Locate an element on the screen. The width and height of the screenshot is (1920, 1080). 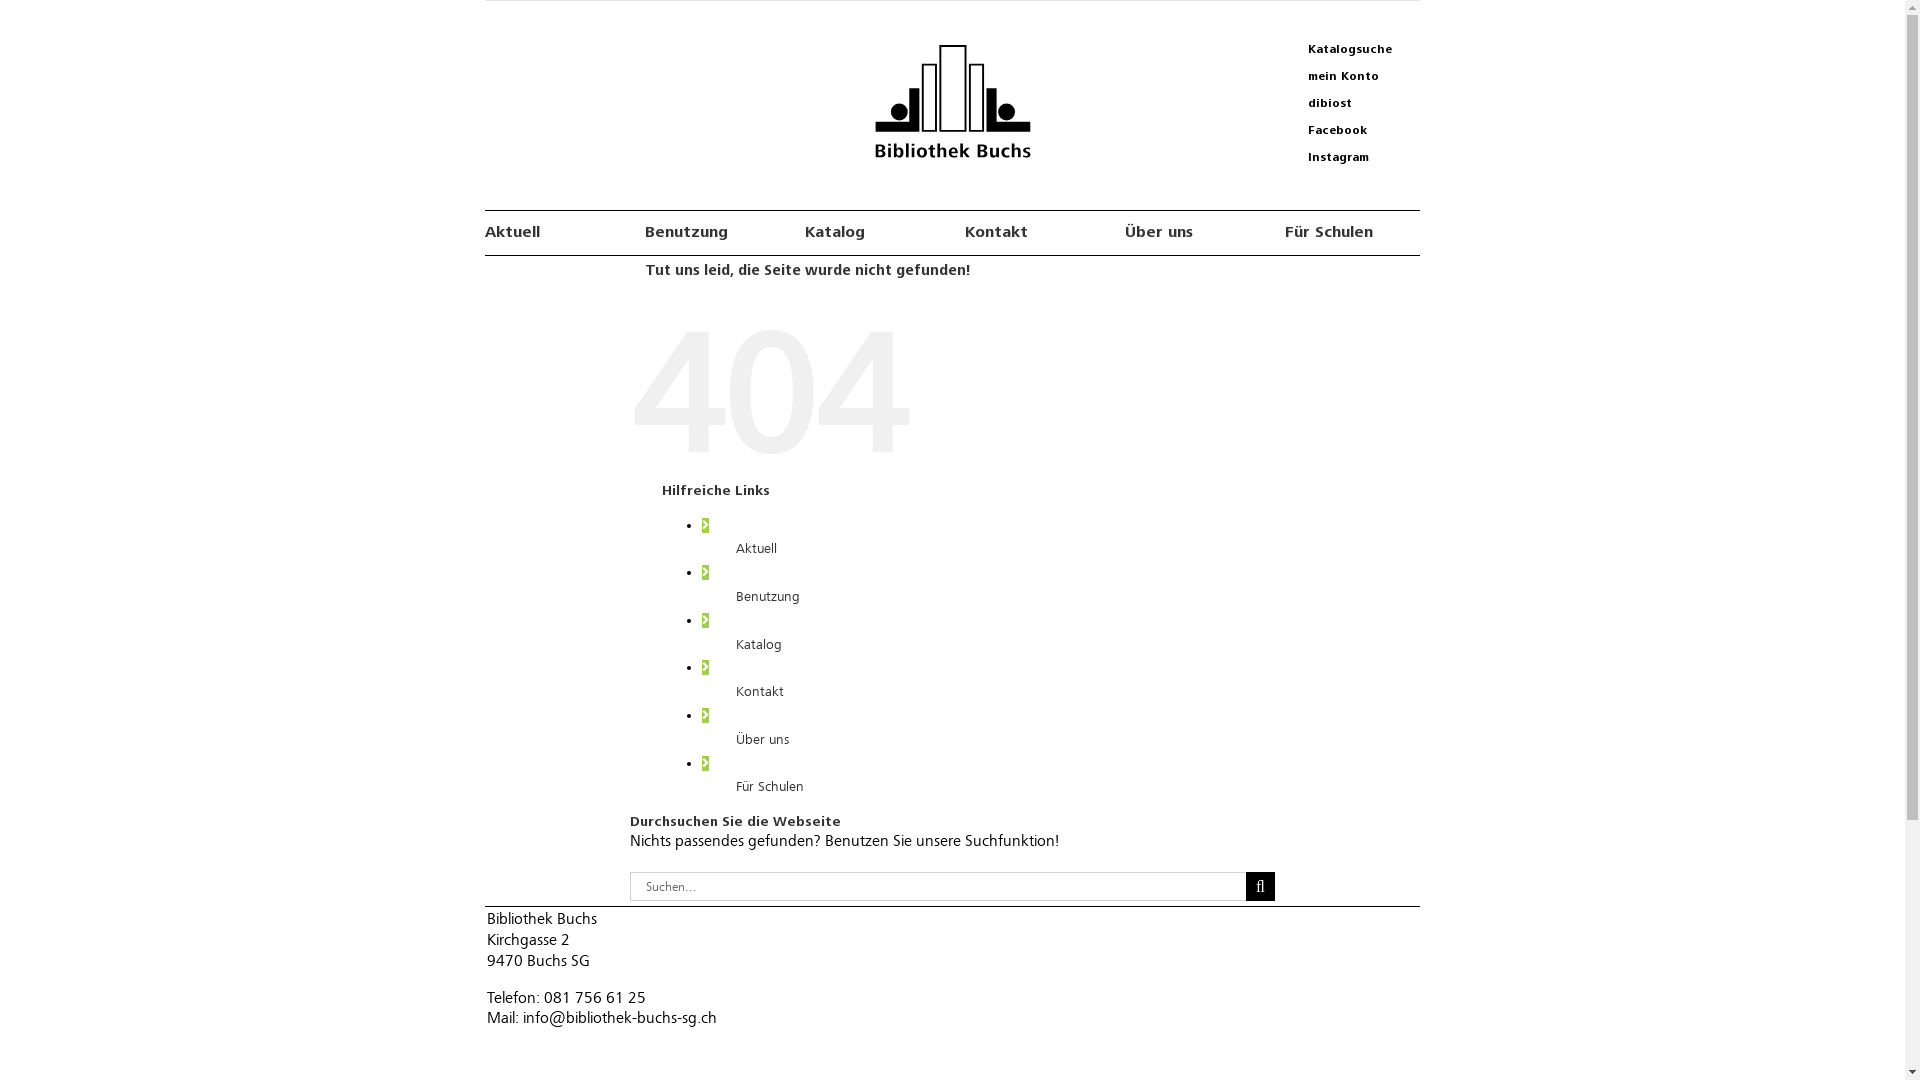
'Instagram' is located at coordinates (1349, 157).